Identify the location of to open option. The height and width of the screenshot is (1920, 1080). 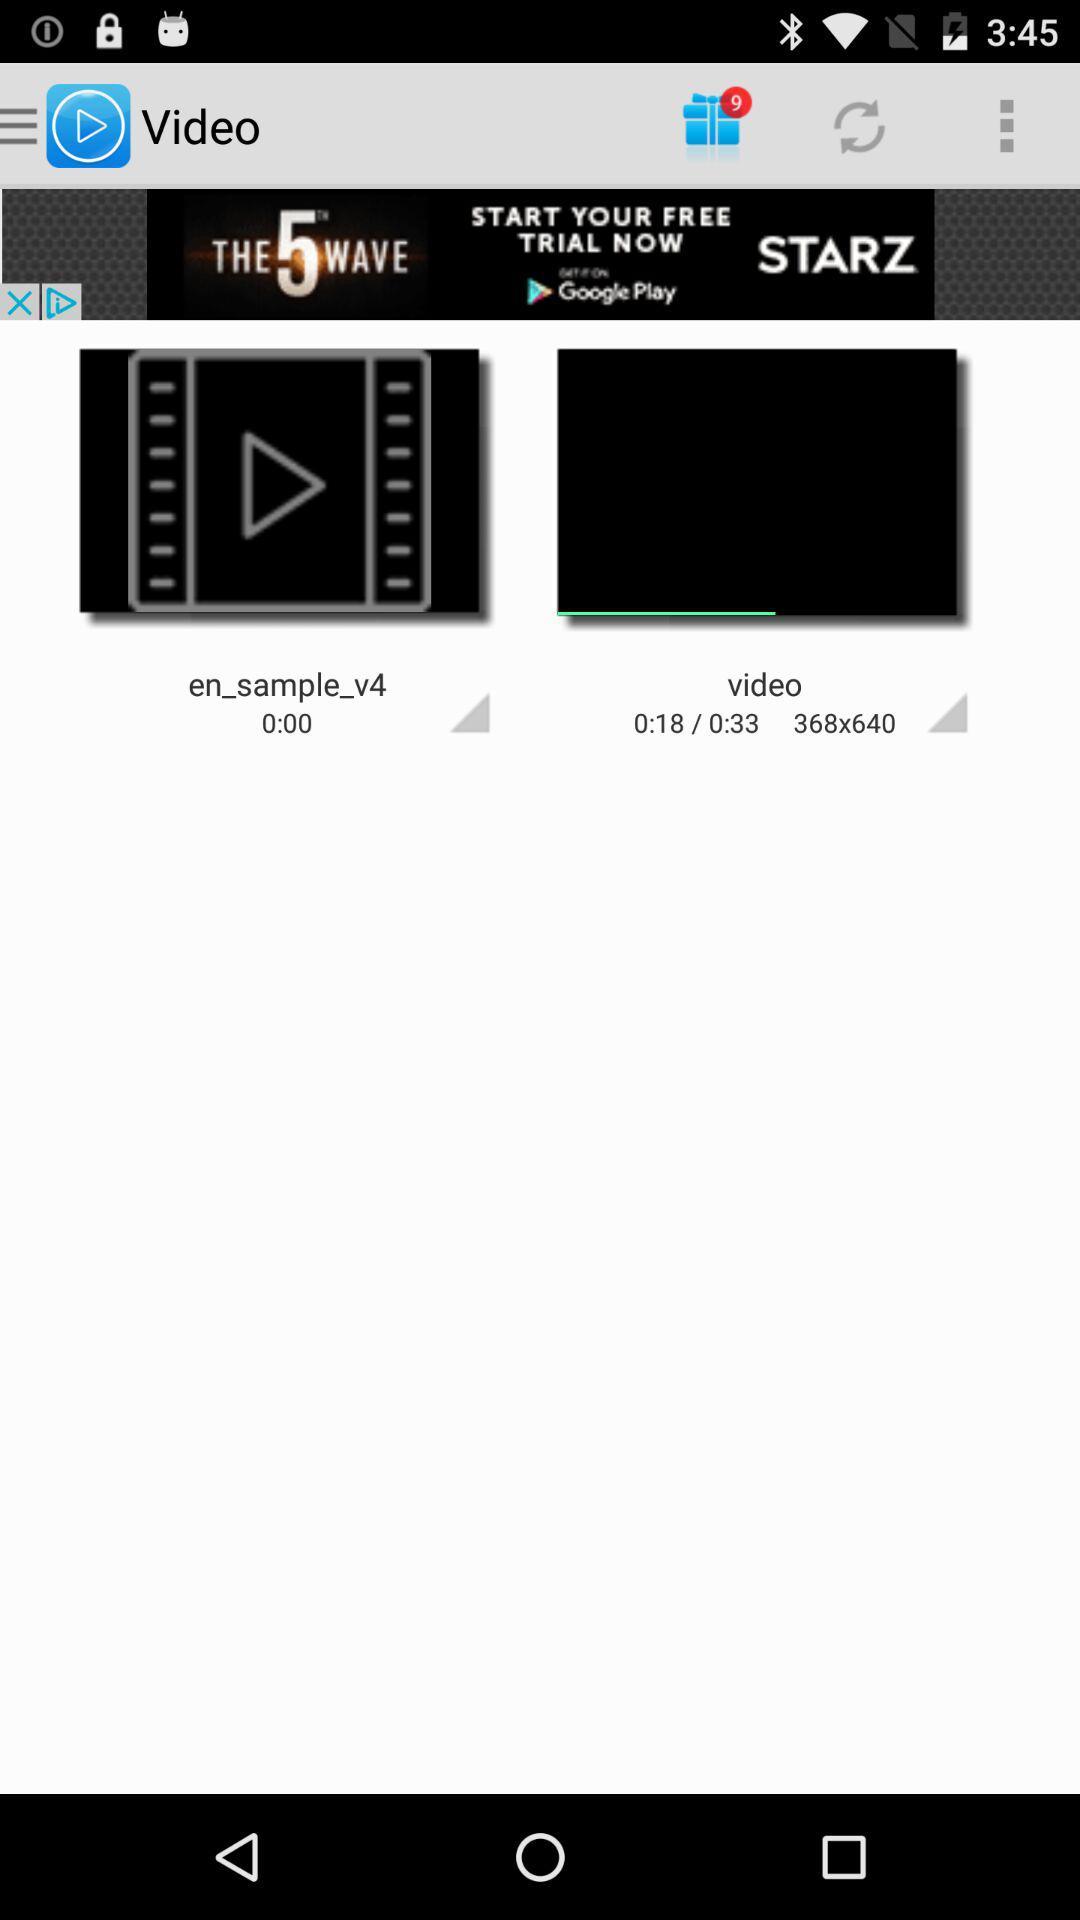
(433, 677).